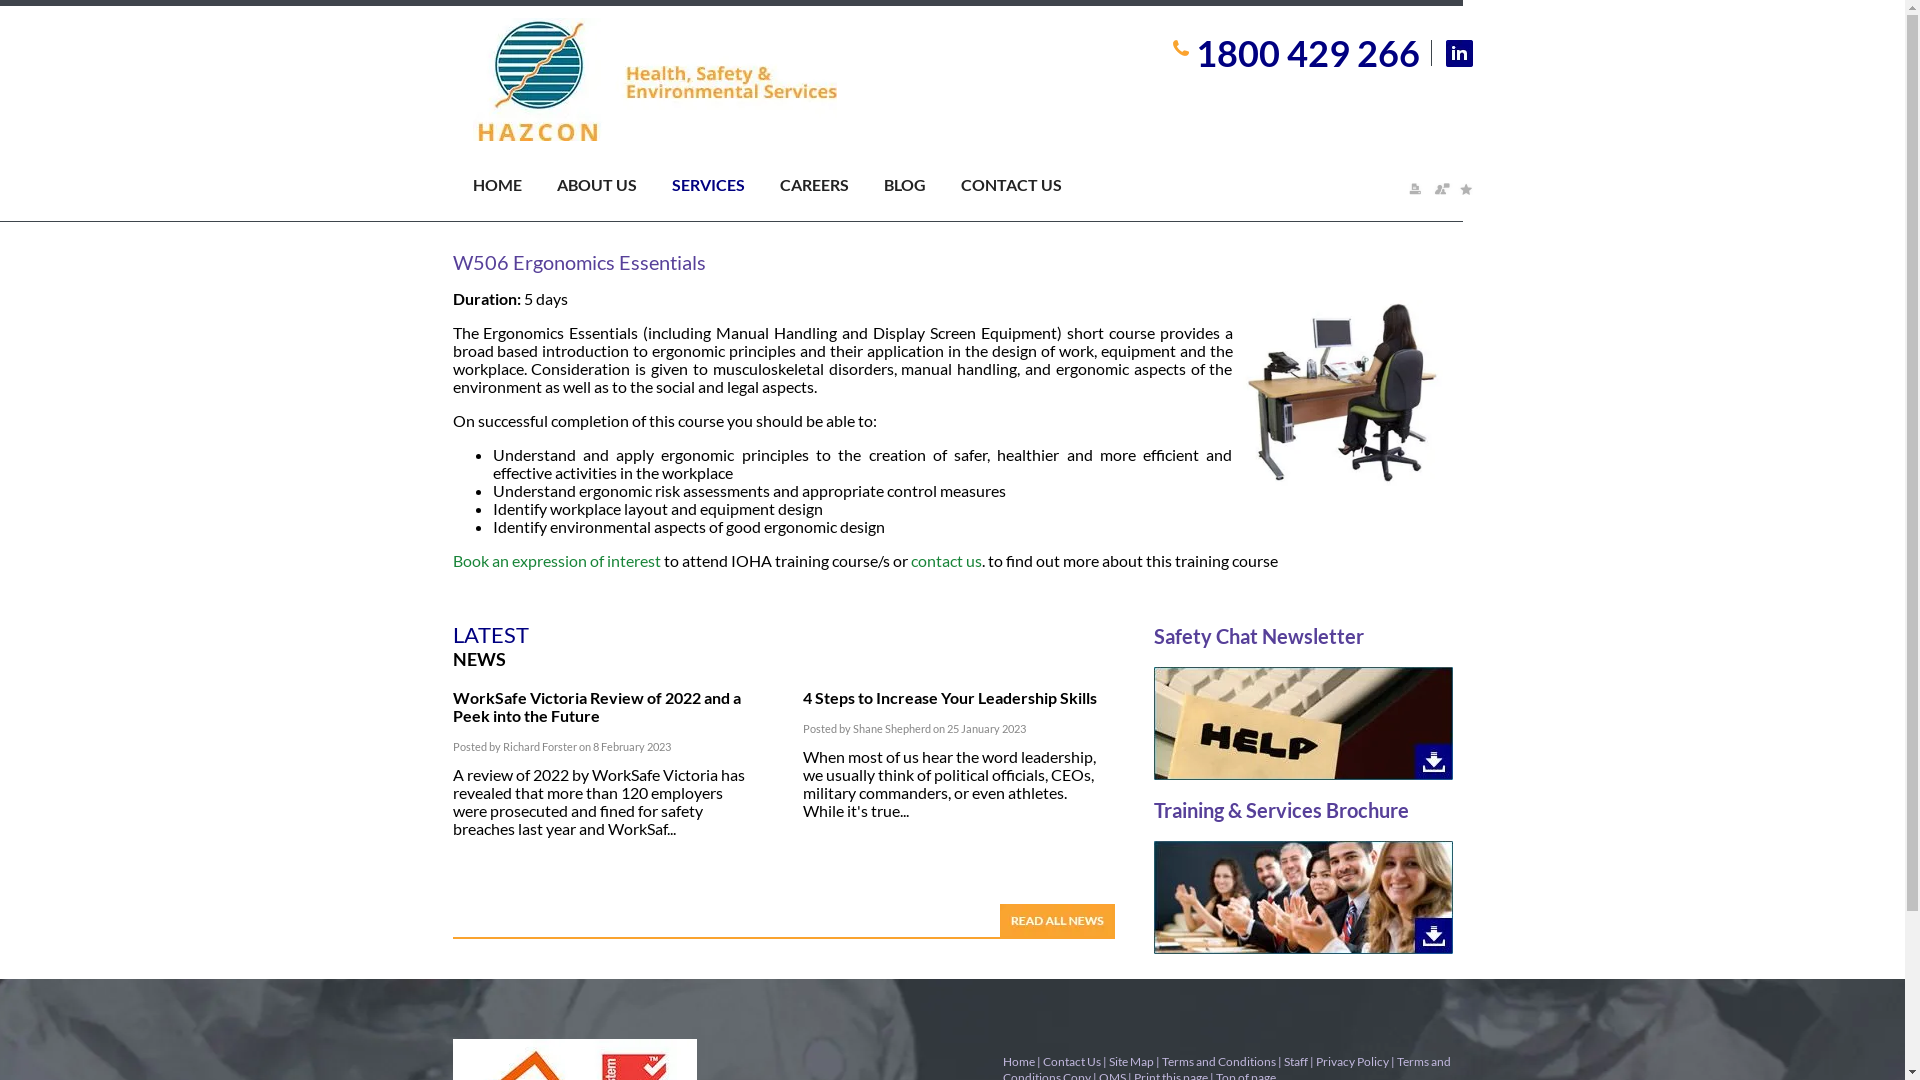 This screenshot has width=1920, height=1080. Describe the element at coordinates (594, 705) in the screenshot. I see `'WorkSafe Victoria Review of 2022 and a Peek into the Future'` at that location.